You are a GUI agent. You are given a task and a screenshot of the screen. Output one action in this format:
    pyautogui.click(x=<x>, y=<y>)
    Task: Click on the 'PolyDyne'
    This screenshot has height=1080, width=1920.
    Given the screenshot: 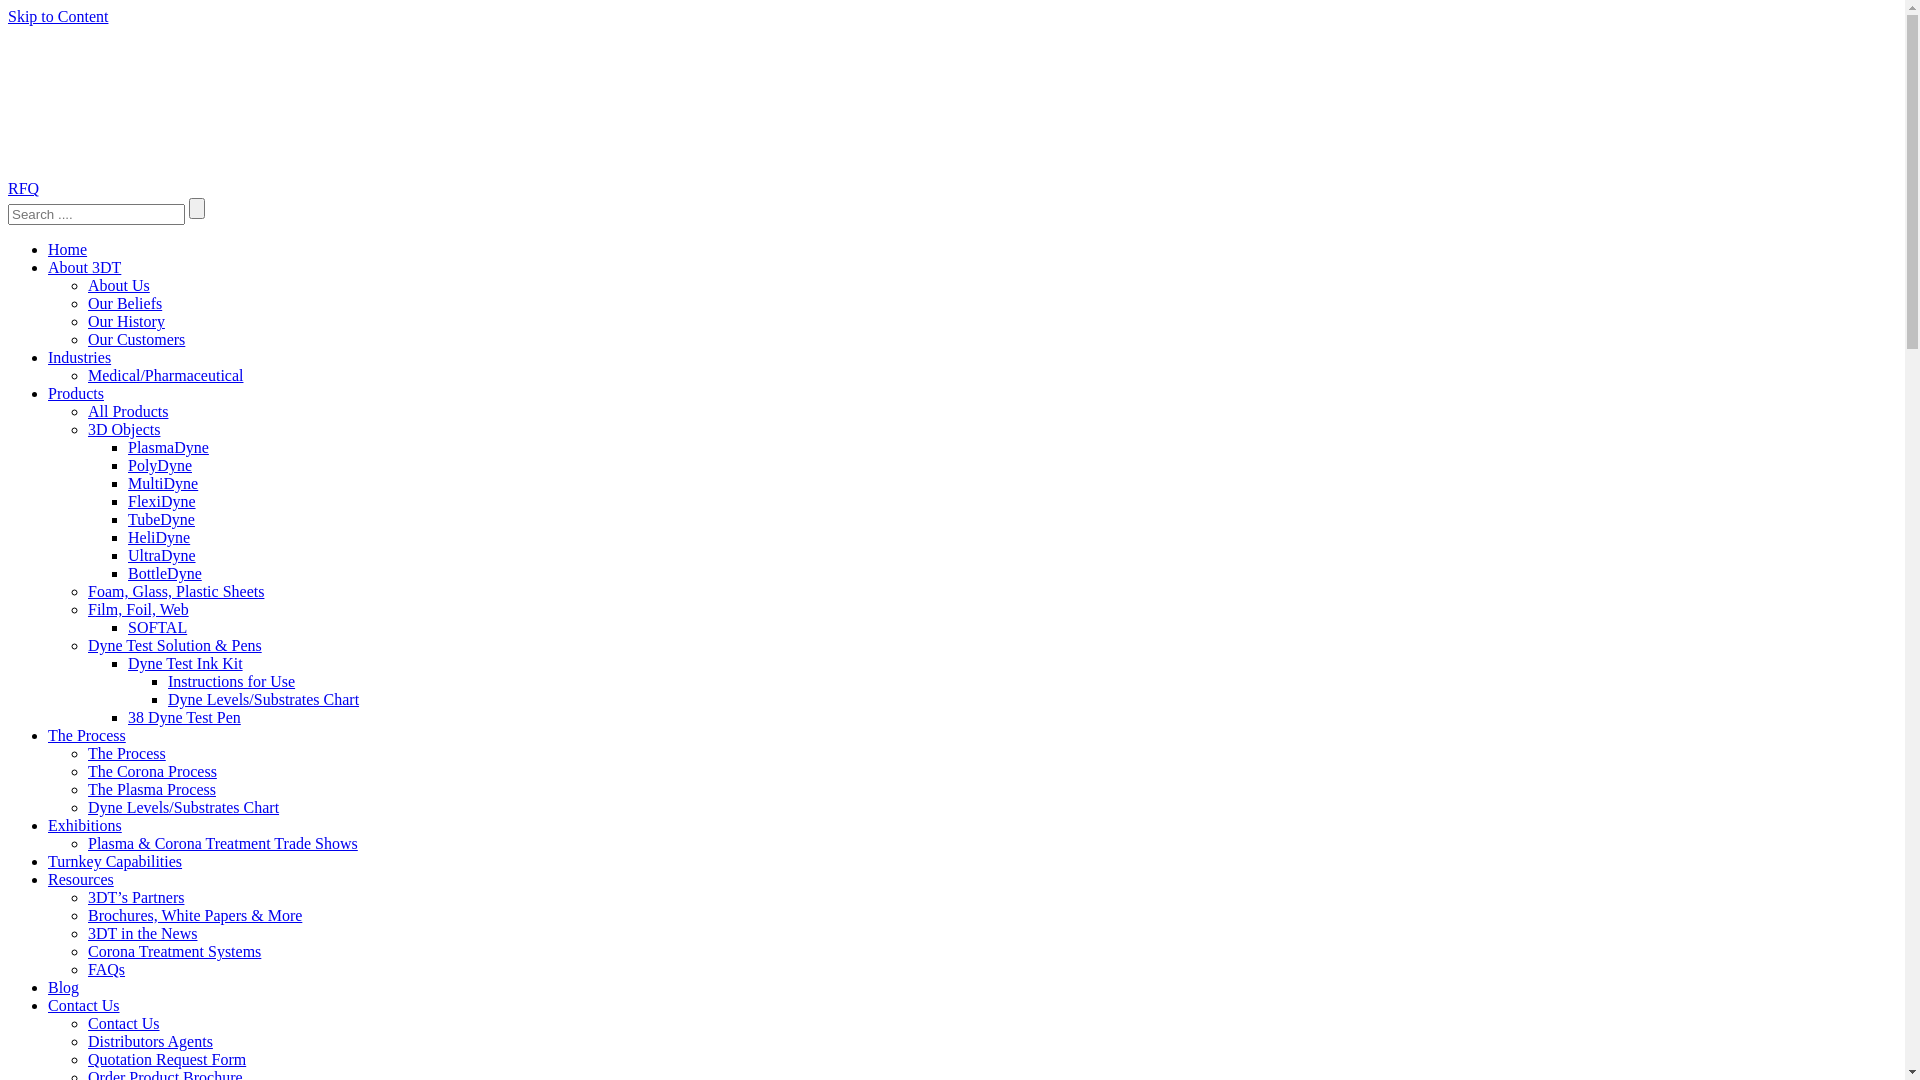 What is the action you would take?
    pyautogui.click(x=158, y=465)
    